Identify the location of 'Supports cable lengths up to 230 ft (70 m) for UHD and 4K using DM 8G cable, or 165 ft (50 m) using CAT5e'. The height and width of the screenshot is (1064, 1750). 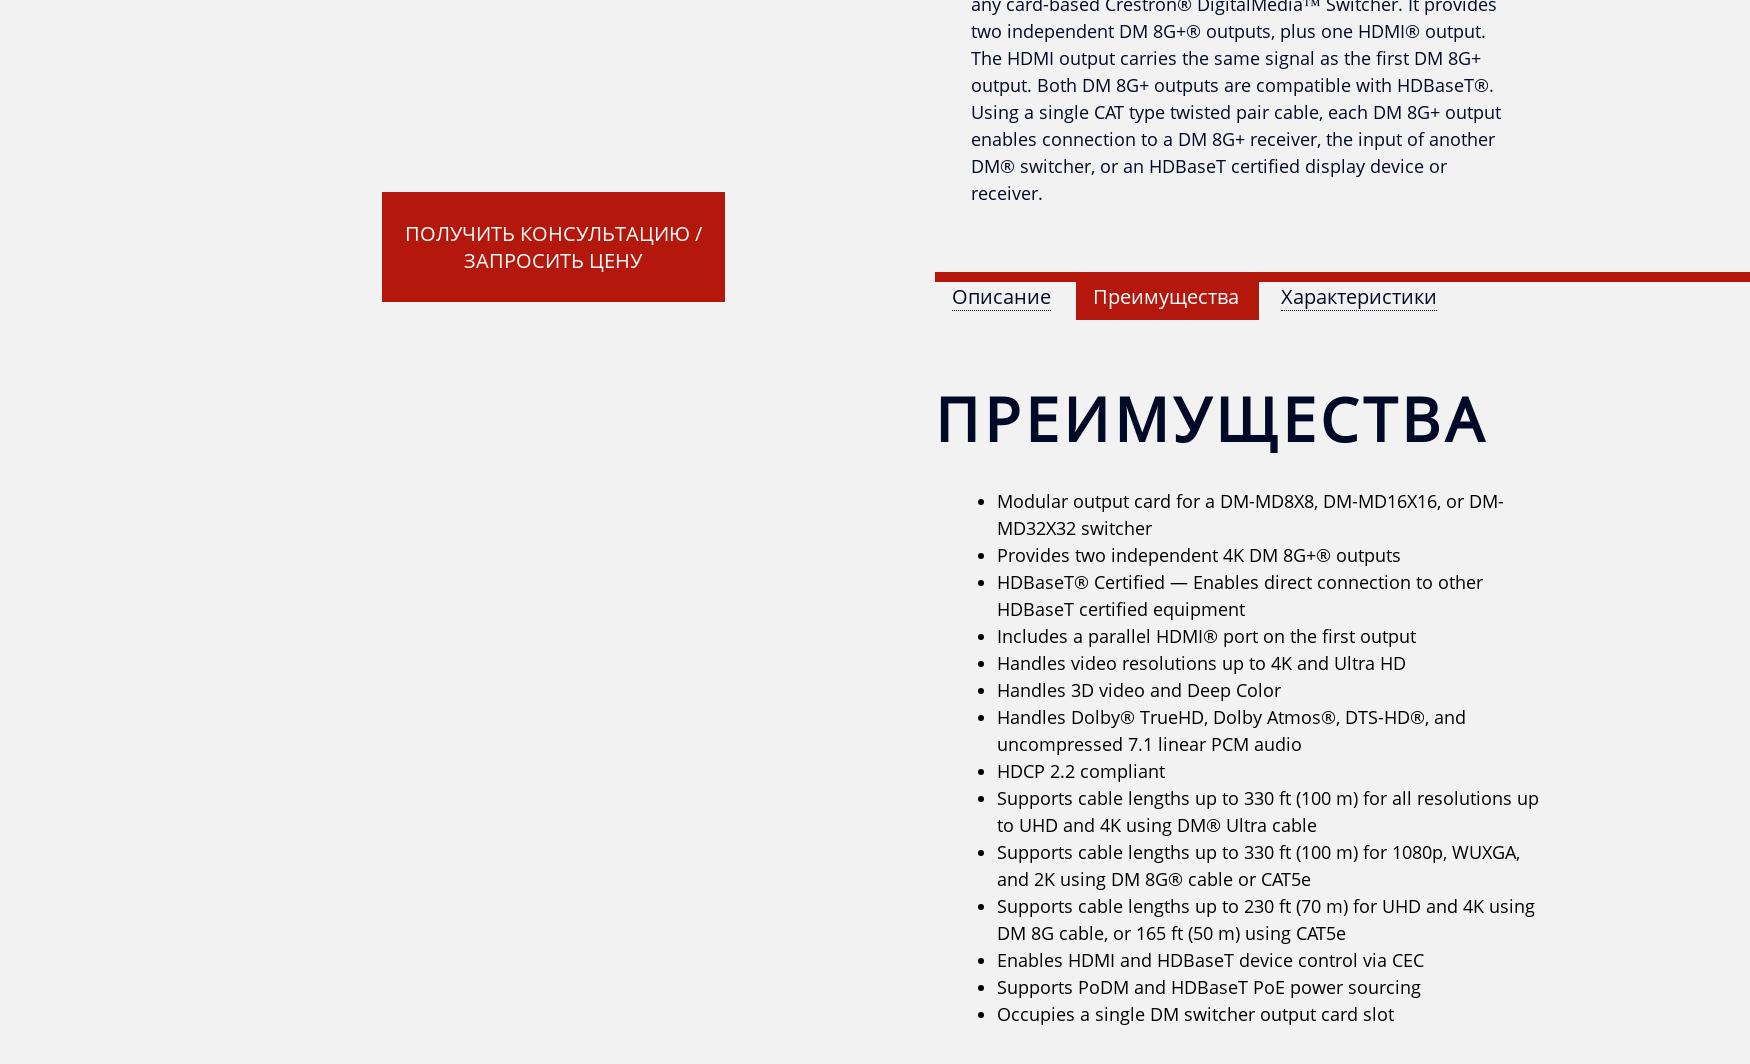
(1264, 919).